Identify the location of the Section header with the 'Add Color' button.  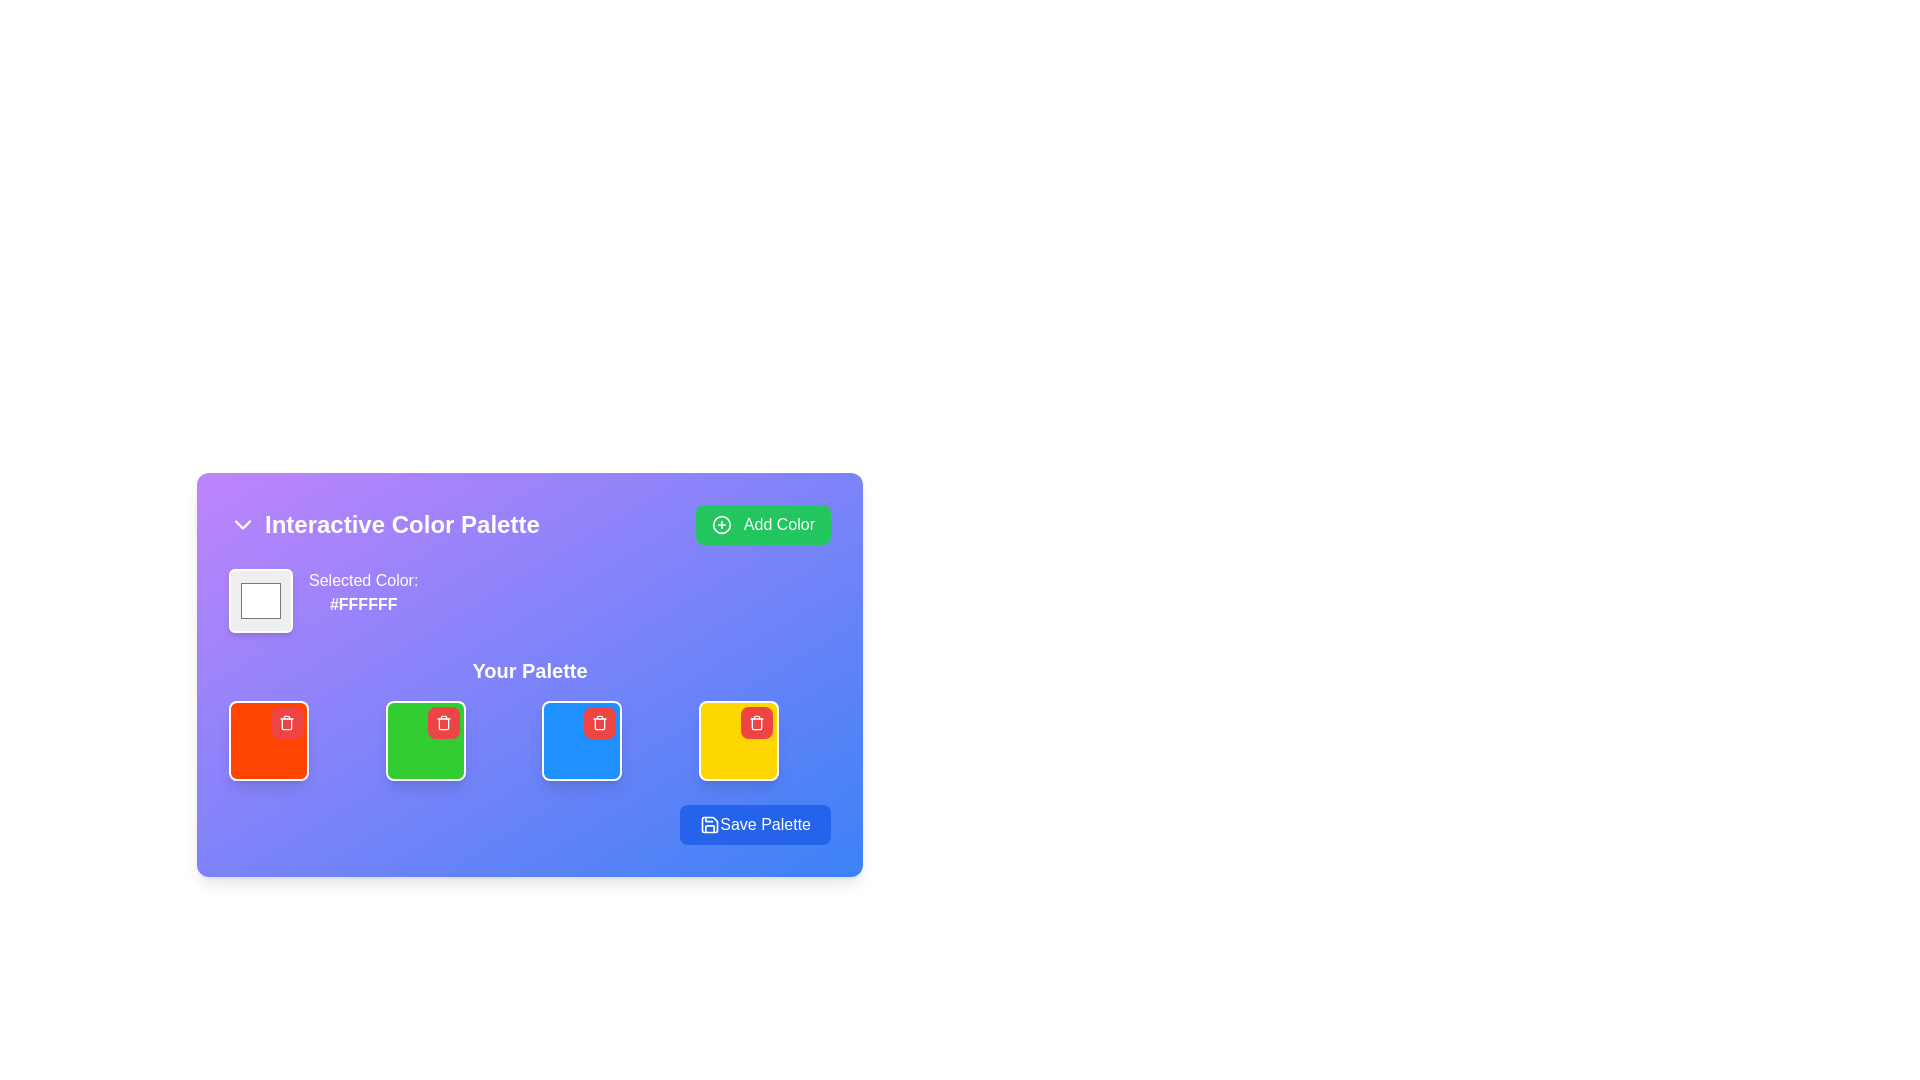
(529, 523).